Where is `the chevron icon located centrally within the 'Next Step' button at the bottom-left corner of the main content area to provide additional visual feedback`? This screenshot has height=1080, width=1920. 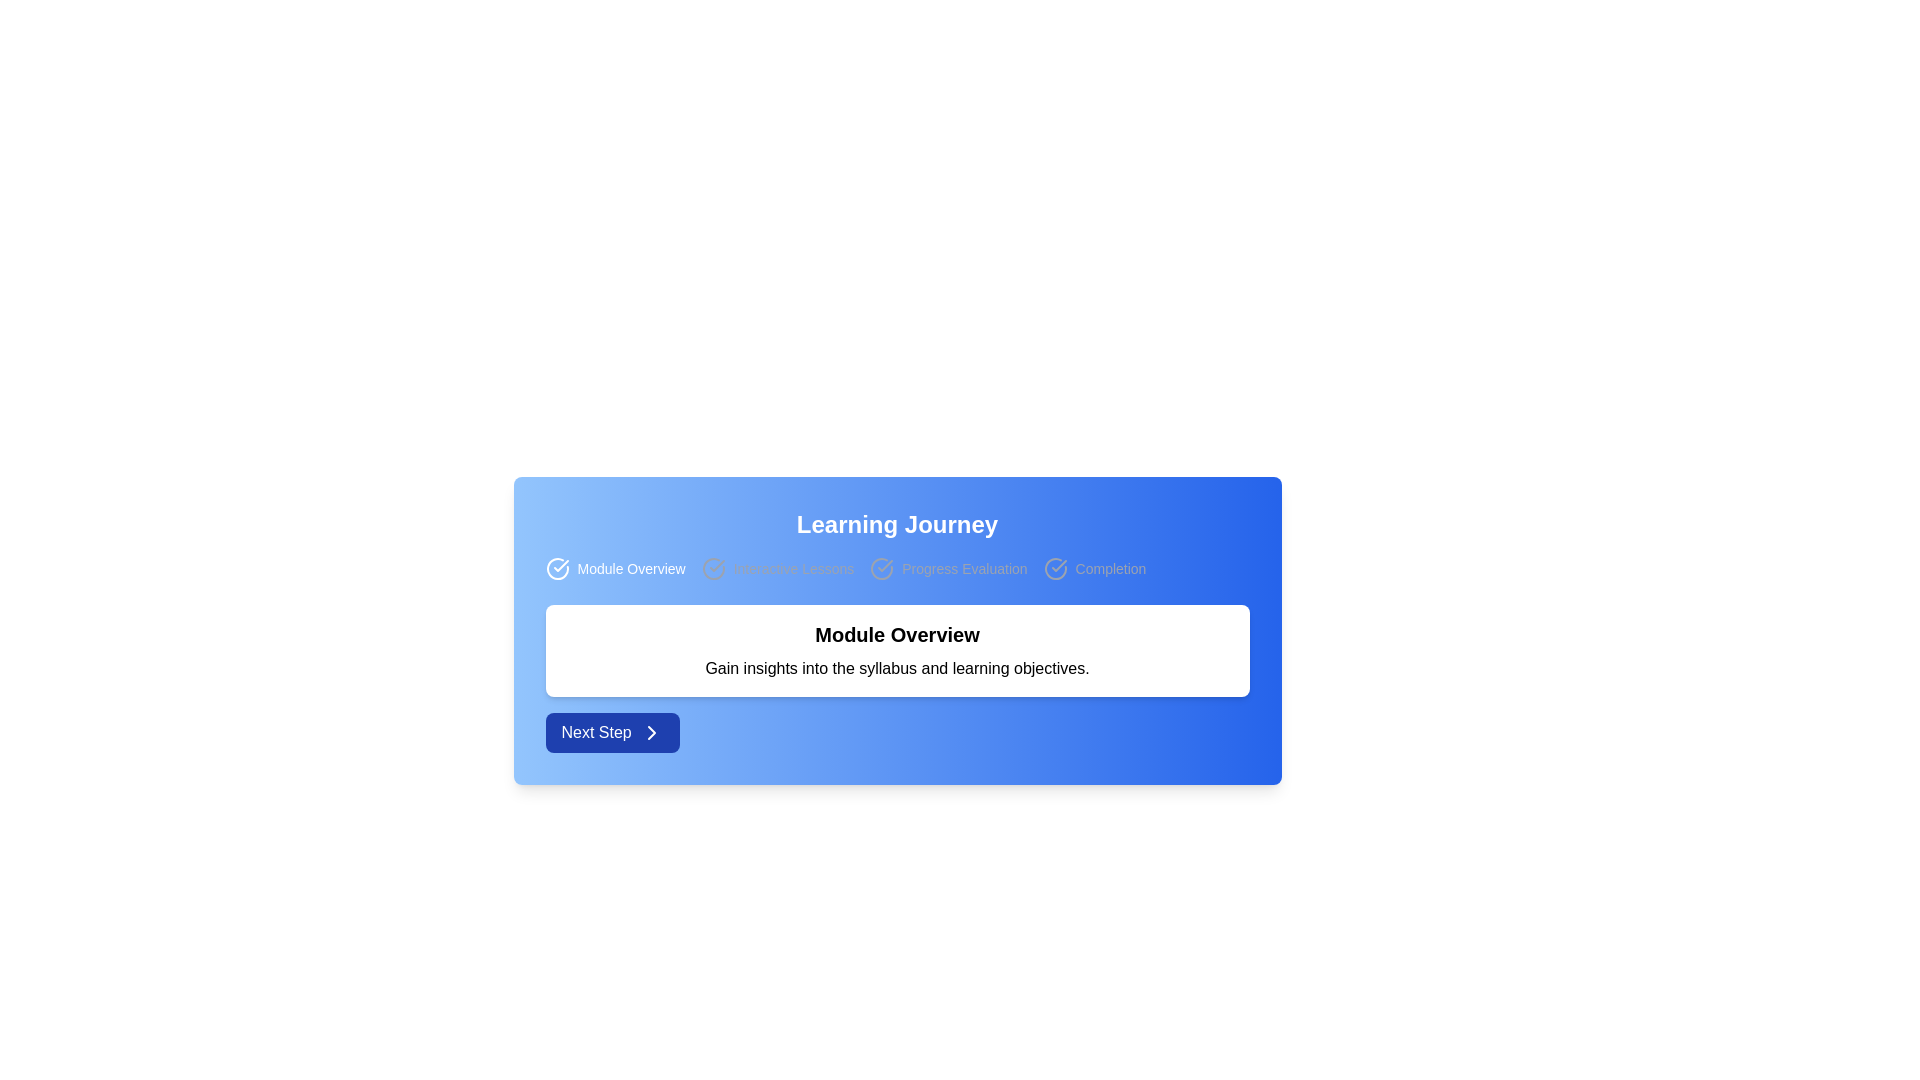
the chevron icon located centrally within the 'Next Step' button at the bottom-left corner of the main content area to provide additional visual feedback is located at coordinates (651, 732).